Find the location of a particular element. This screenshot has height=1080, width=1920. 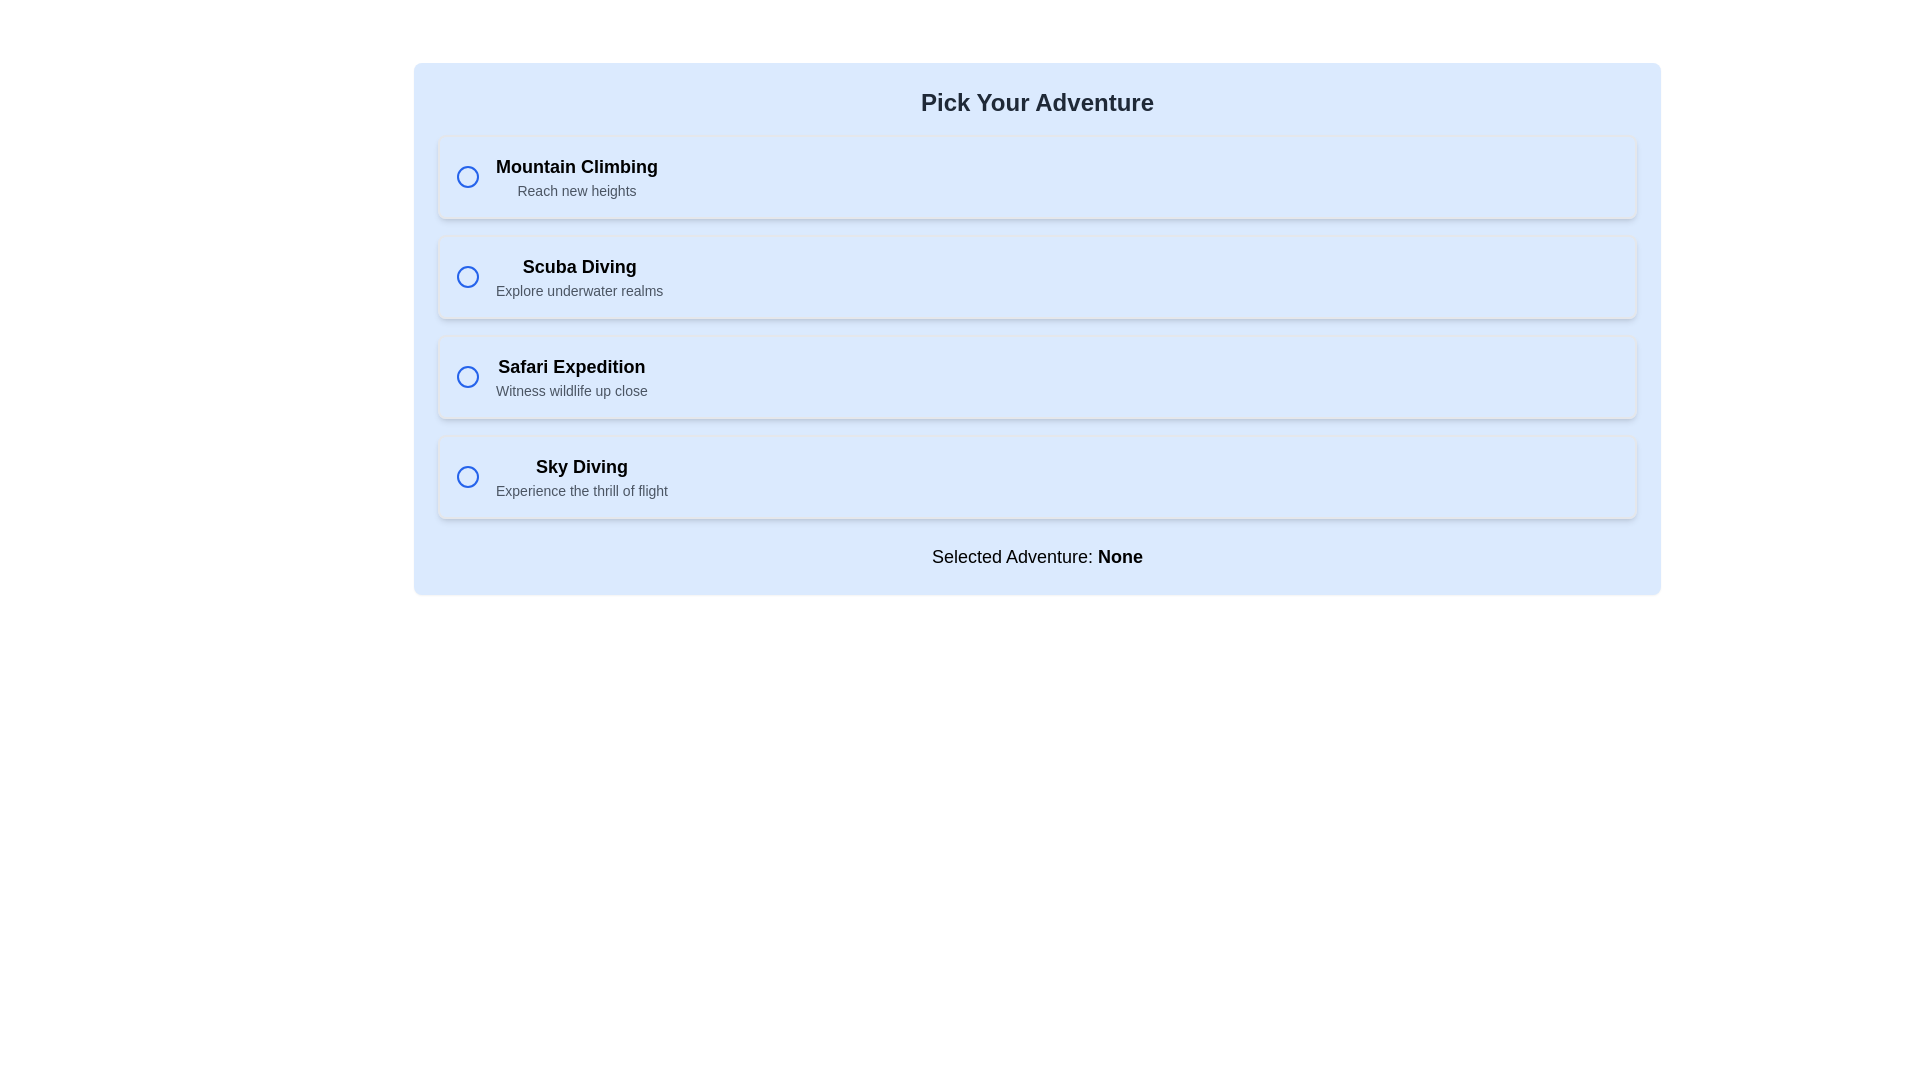

descriptive text for the 'Sky Diving' adventure option, which is located in the bottommost position of the vertical list titled 'Pick Your Adventure.' is located at coordinates (580, 477).